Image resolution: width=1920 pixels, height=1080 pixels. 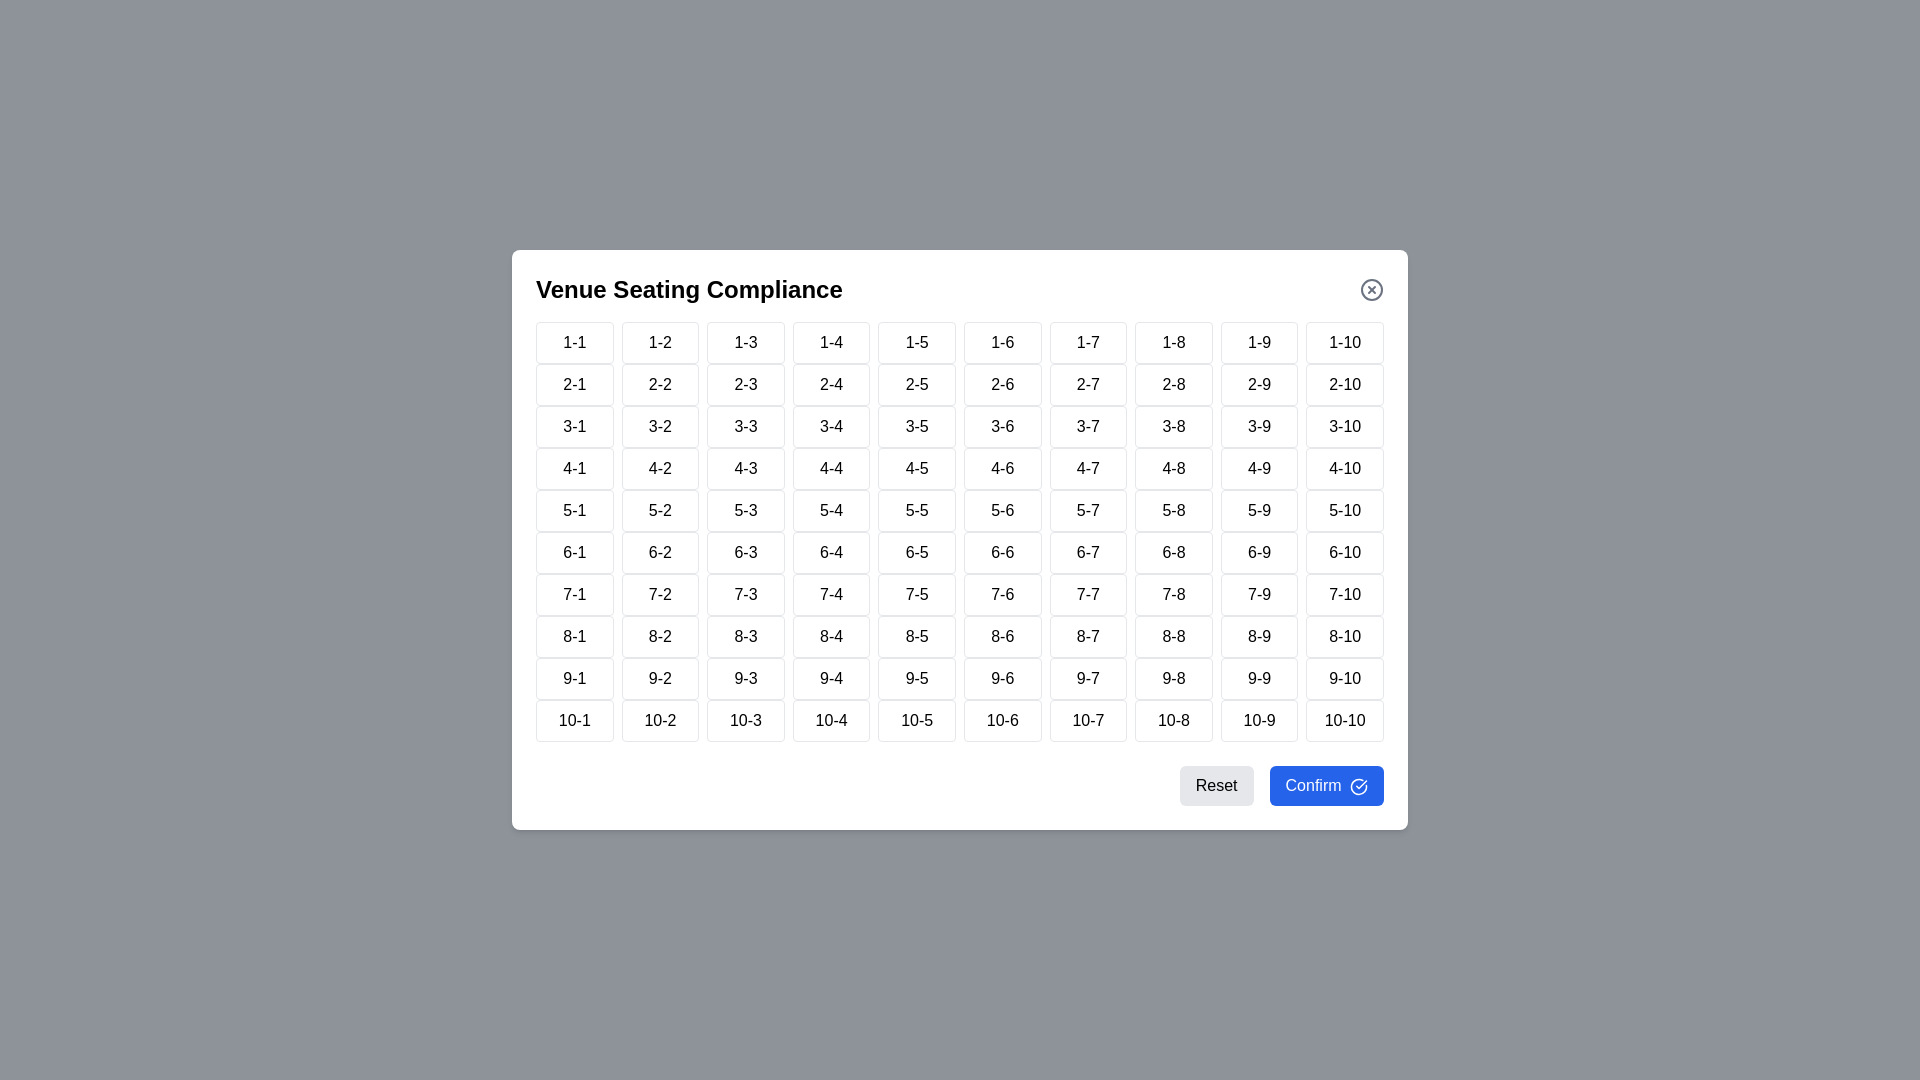 I want to click on the 'Confirm' button to confirm the selected seat, so click(x=1325, y=785).